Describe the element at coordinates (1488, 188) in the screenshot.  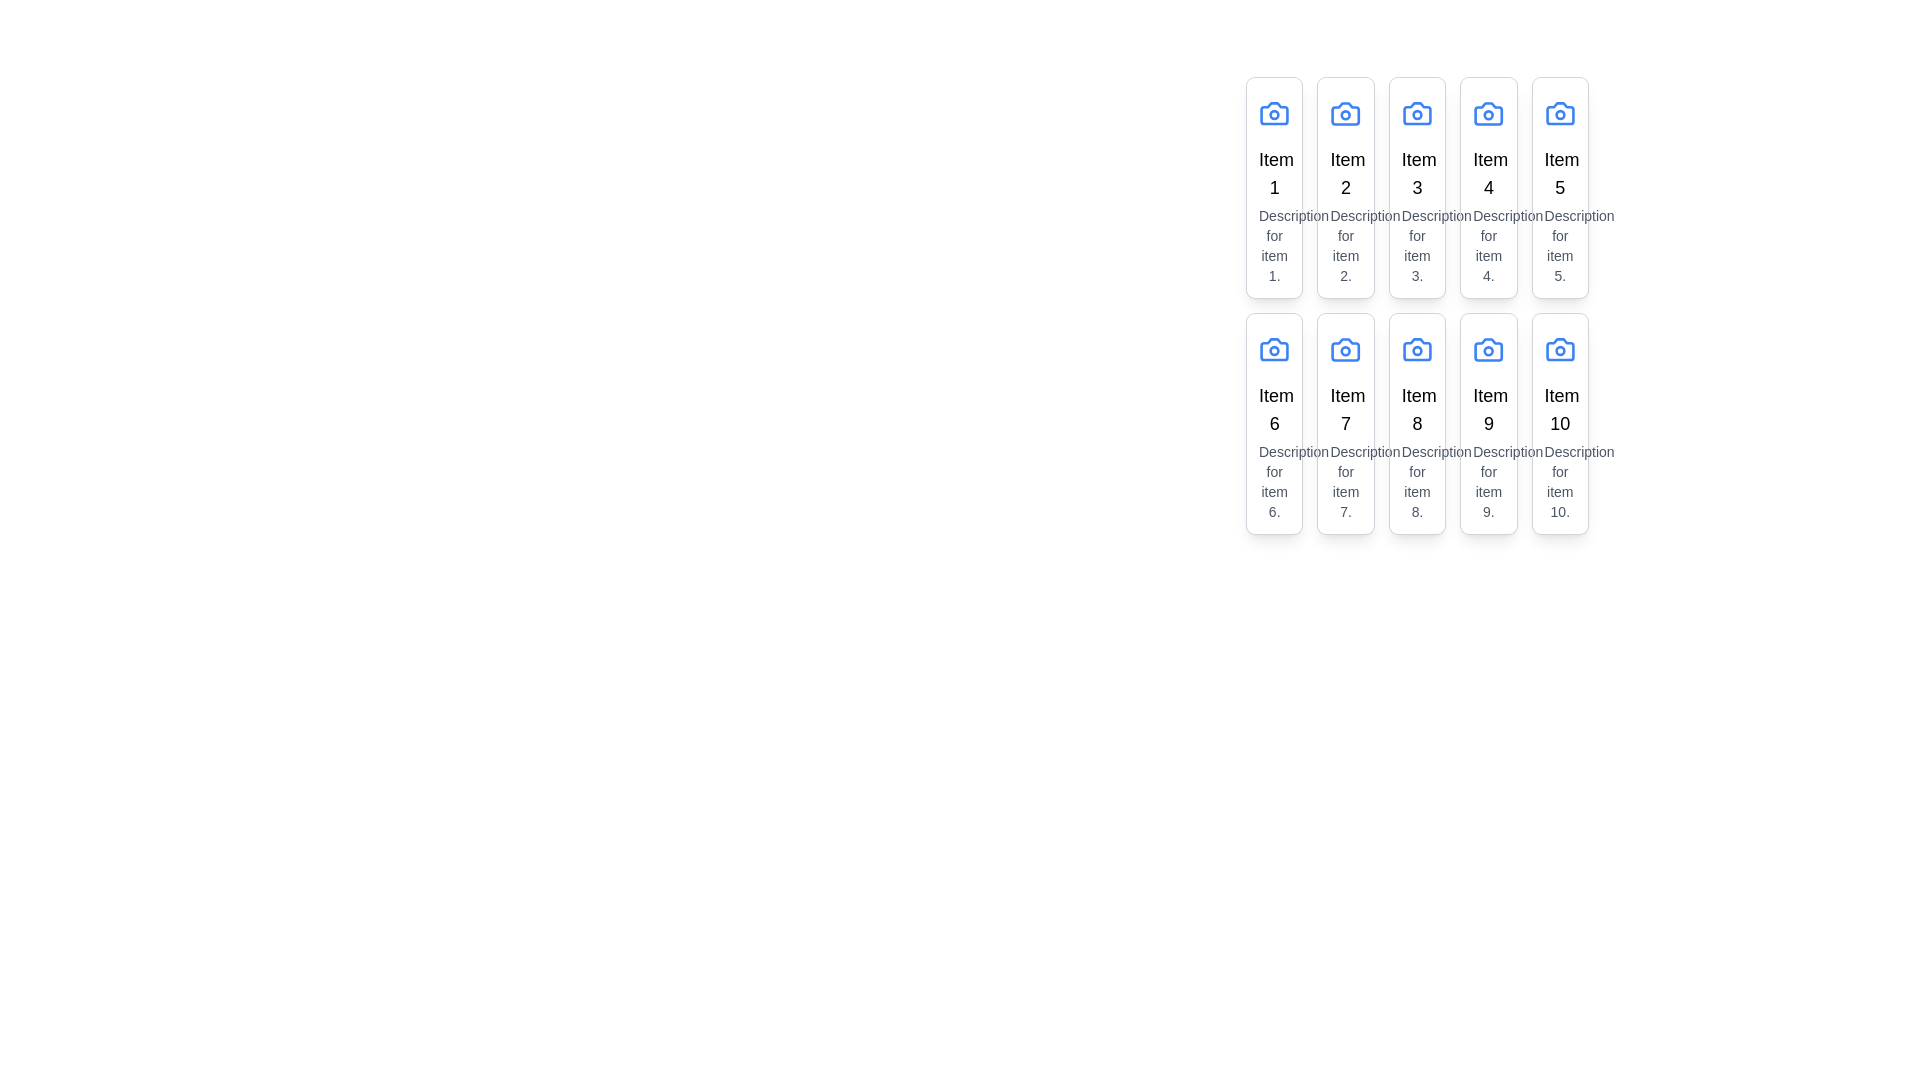
I see `the fourth card in the grid layout` at that location.